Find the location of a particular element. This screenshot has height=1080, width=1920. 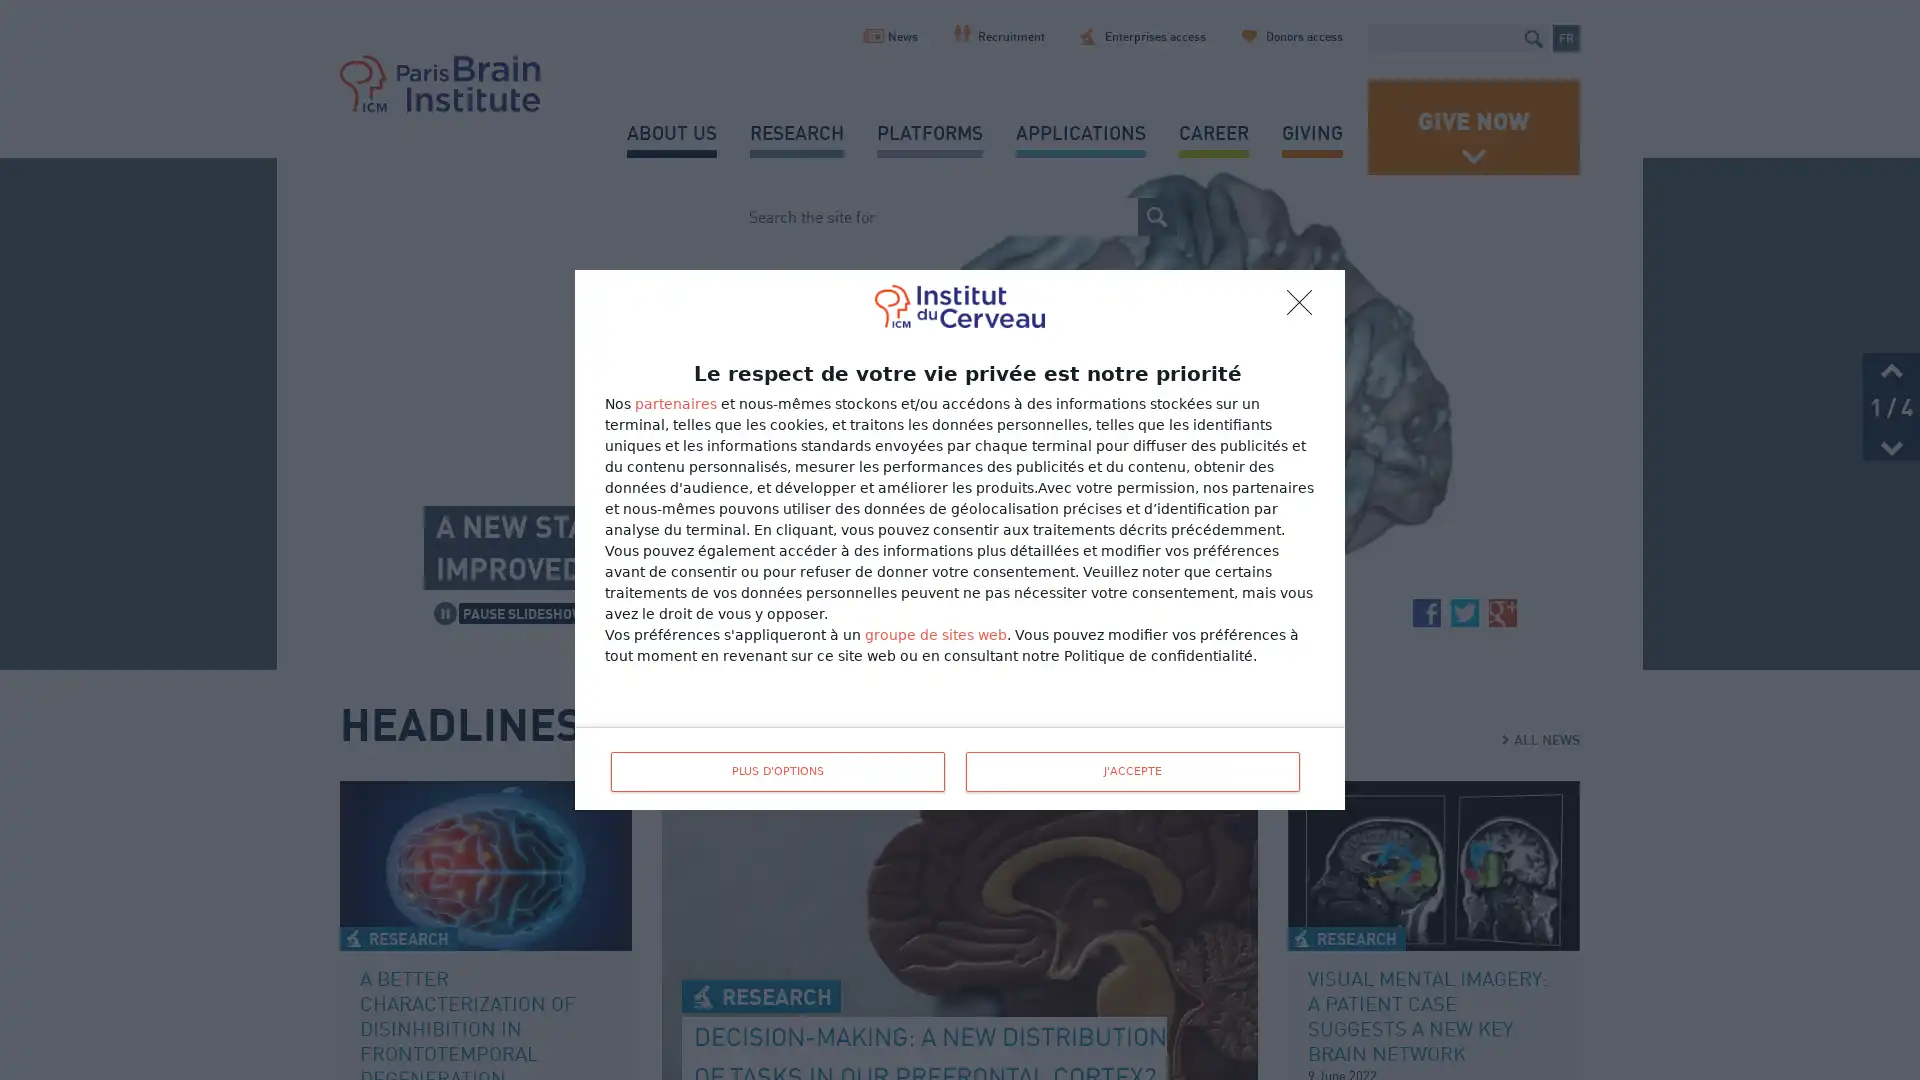

J'ACCEPTE is located at coordinates (1132, 770).